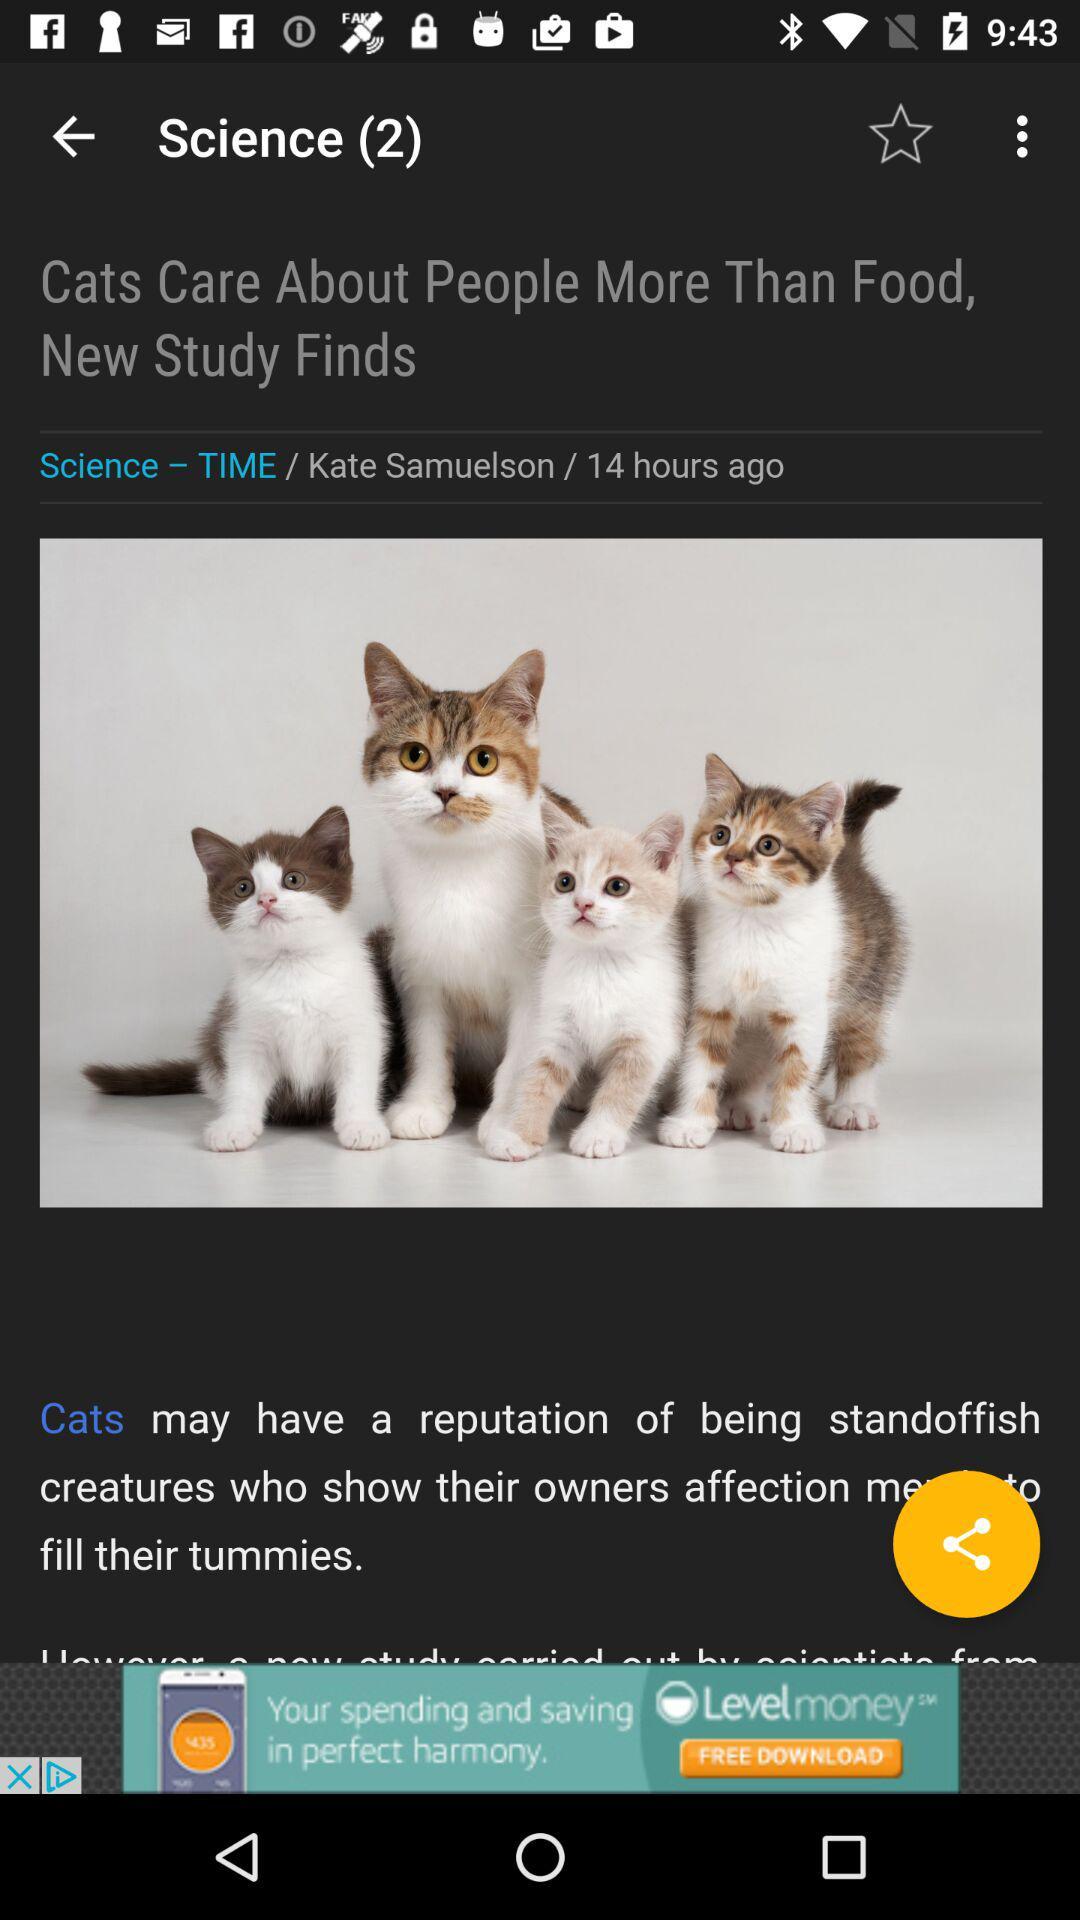  Describe the element at coordinates (540, 1727) in the screenshot. I see `advertisement` at that location.